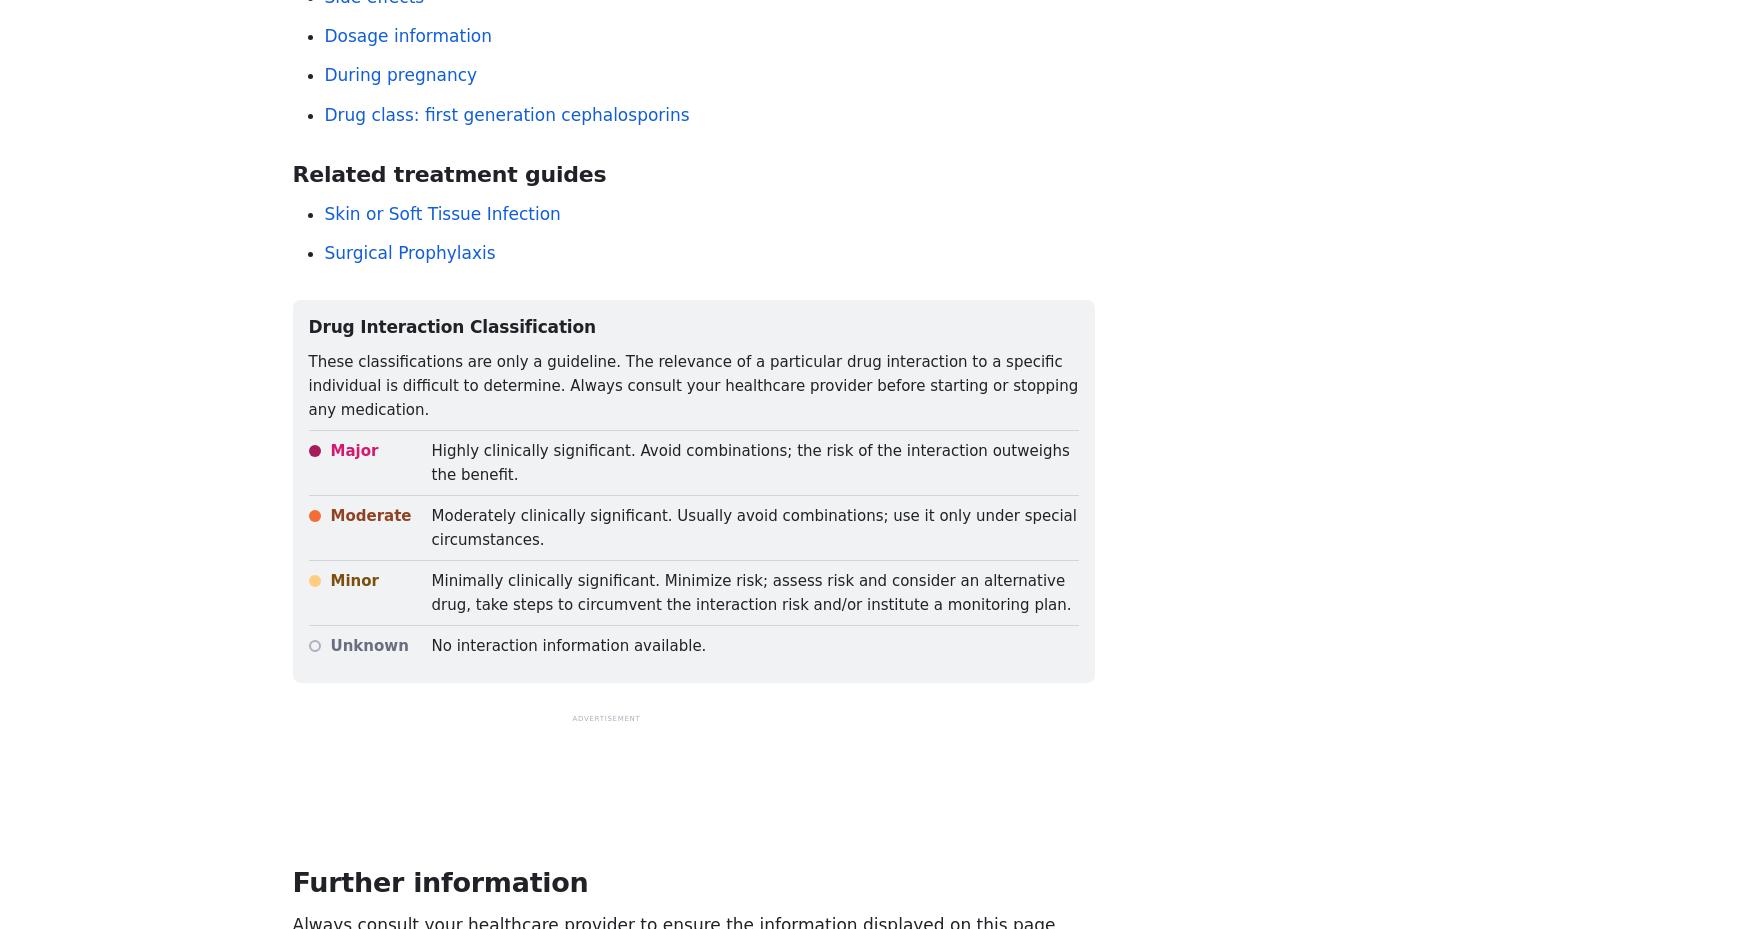  I want to click on 'Drug Interaction Classification', so click(307, 325).